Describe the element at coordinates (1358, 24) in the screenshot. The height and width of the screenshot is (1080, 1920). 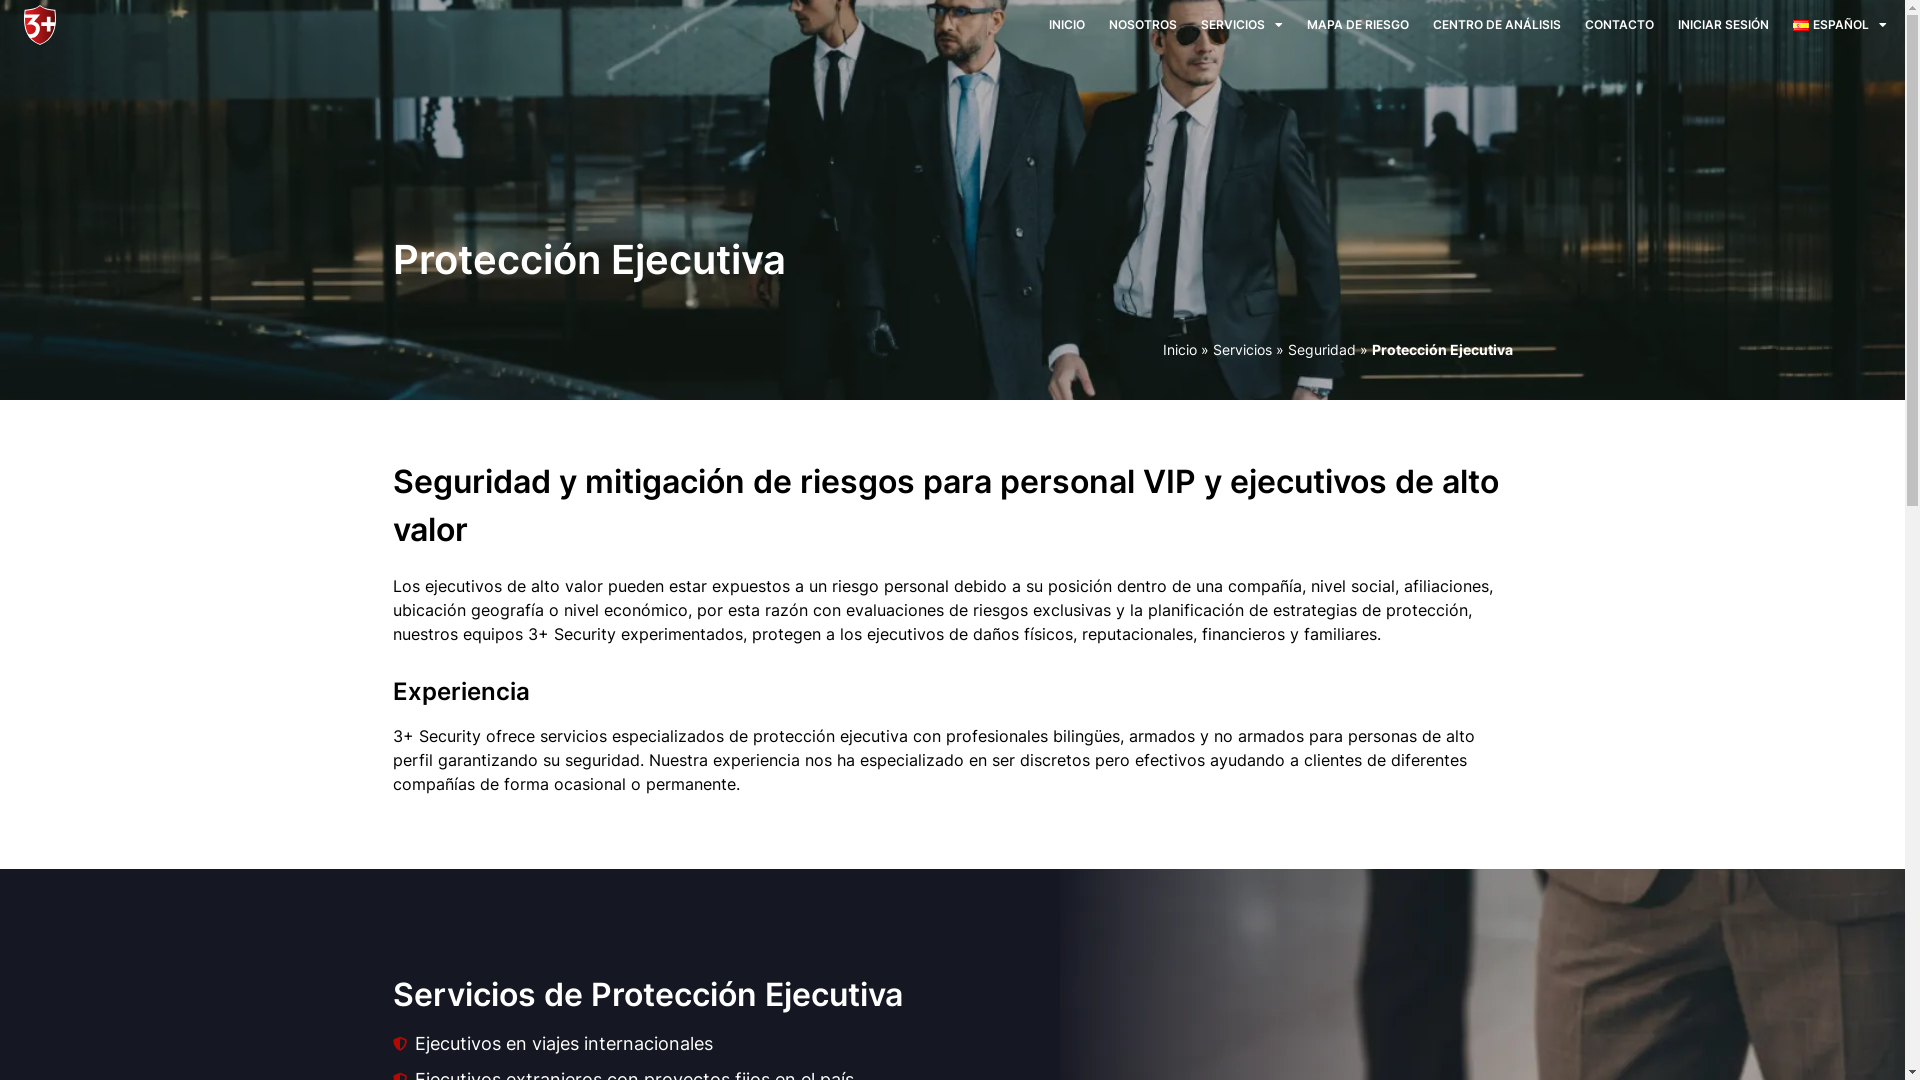
I see `'MAPA DE RIESGO'` at that location.